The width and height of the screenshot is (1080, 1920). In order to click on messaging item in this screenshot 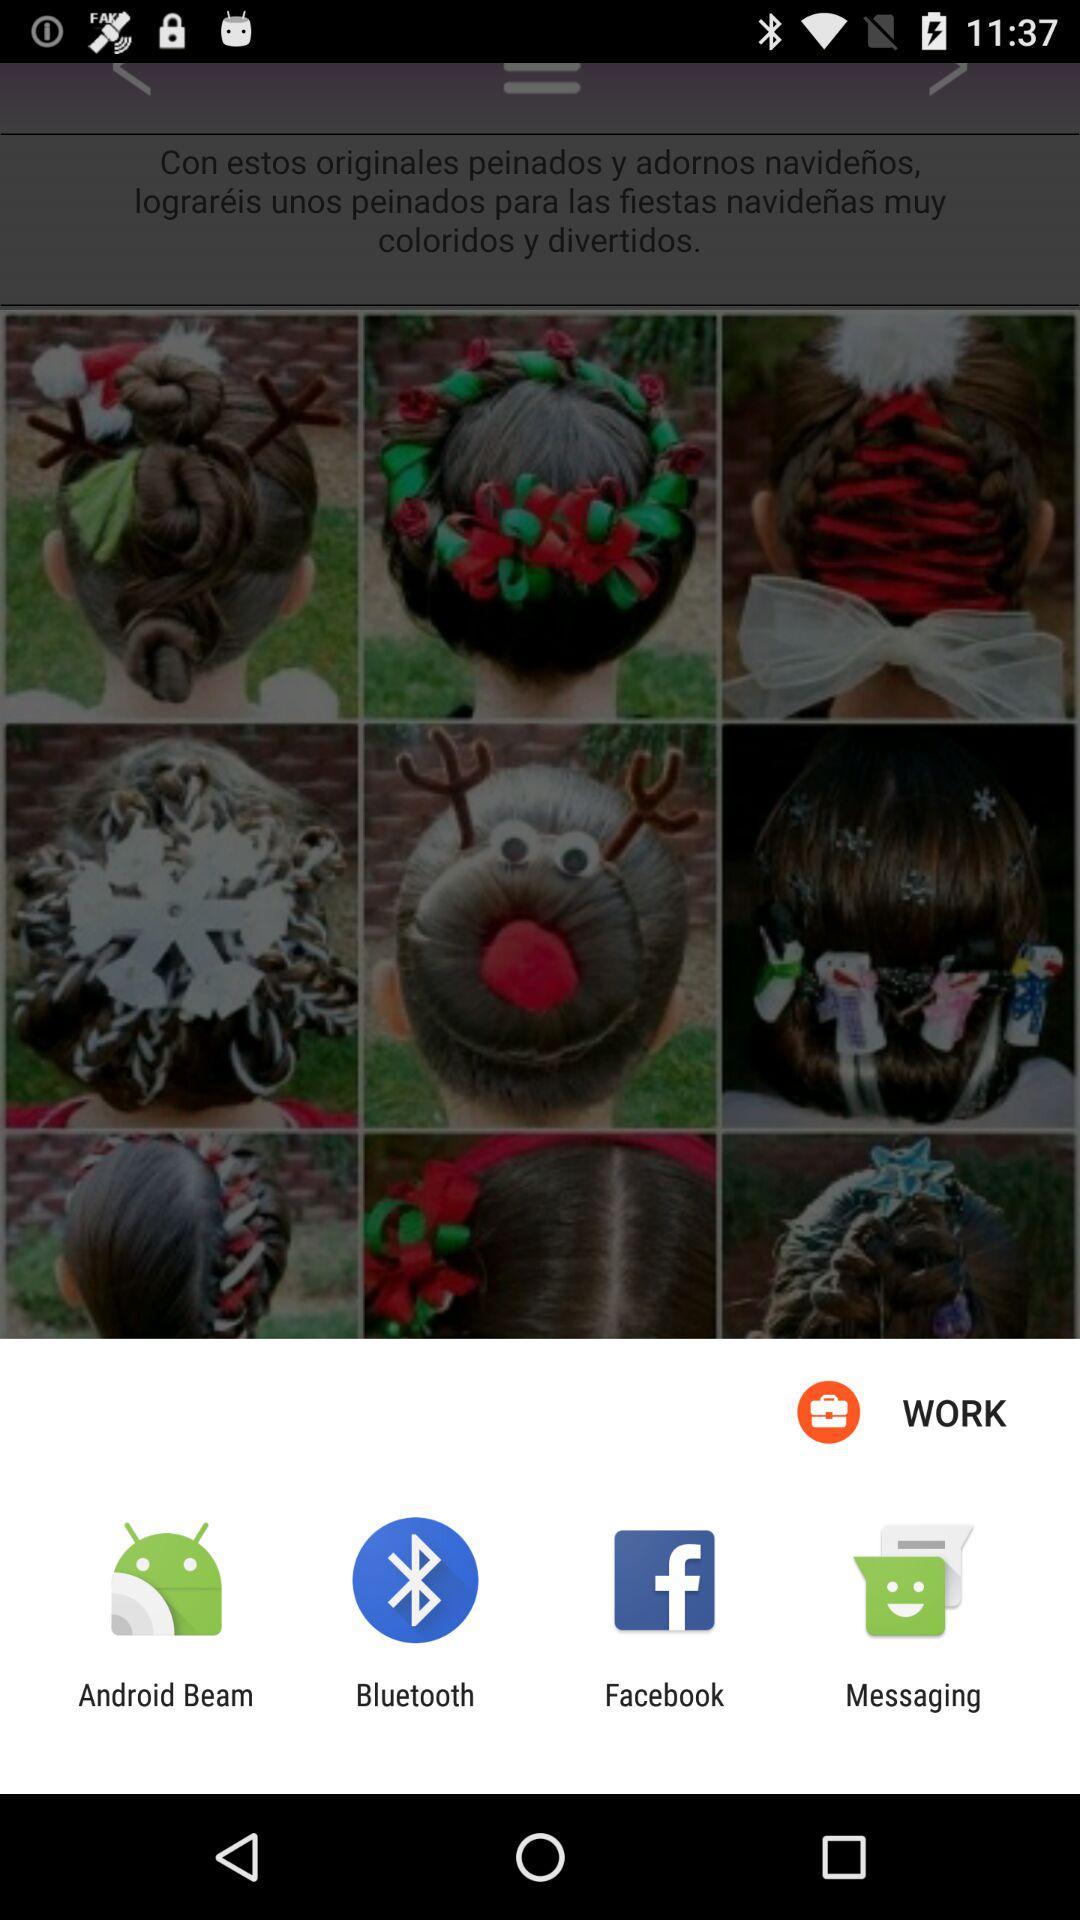, I will do `click(913, 1711)`.